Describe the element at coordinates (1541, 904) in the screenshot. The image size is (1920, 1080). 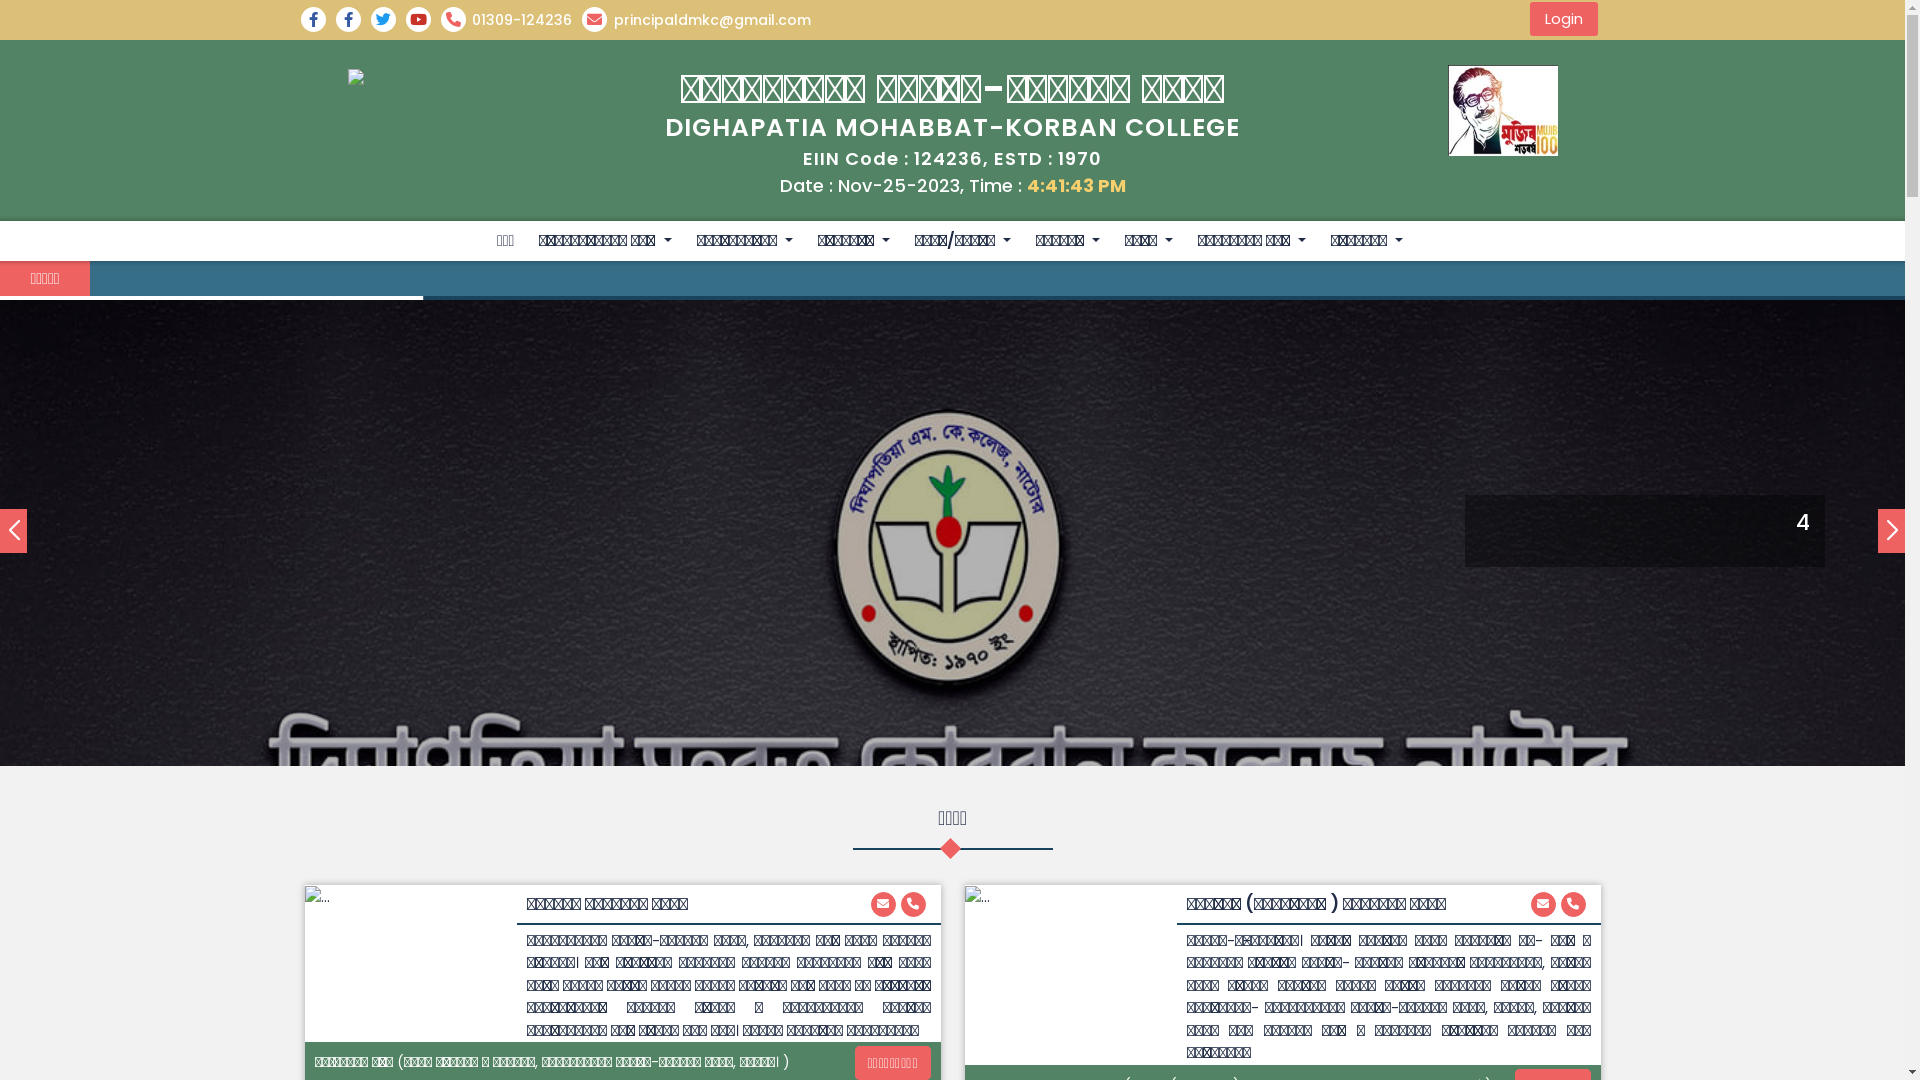
I see `'principaldmkc@gmail.com '` at that location.